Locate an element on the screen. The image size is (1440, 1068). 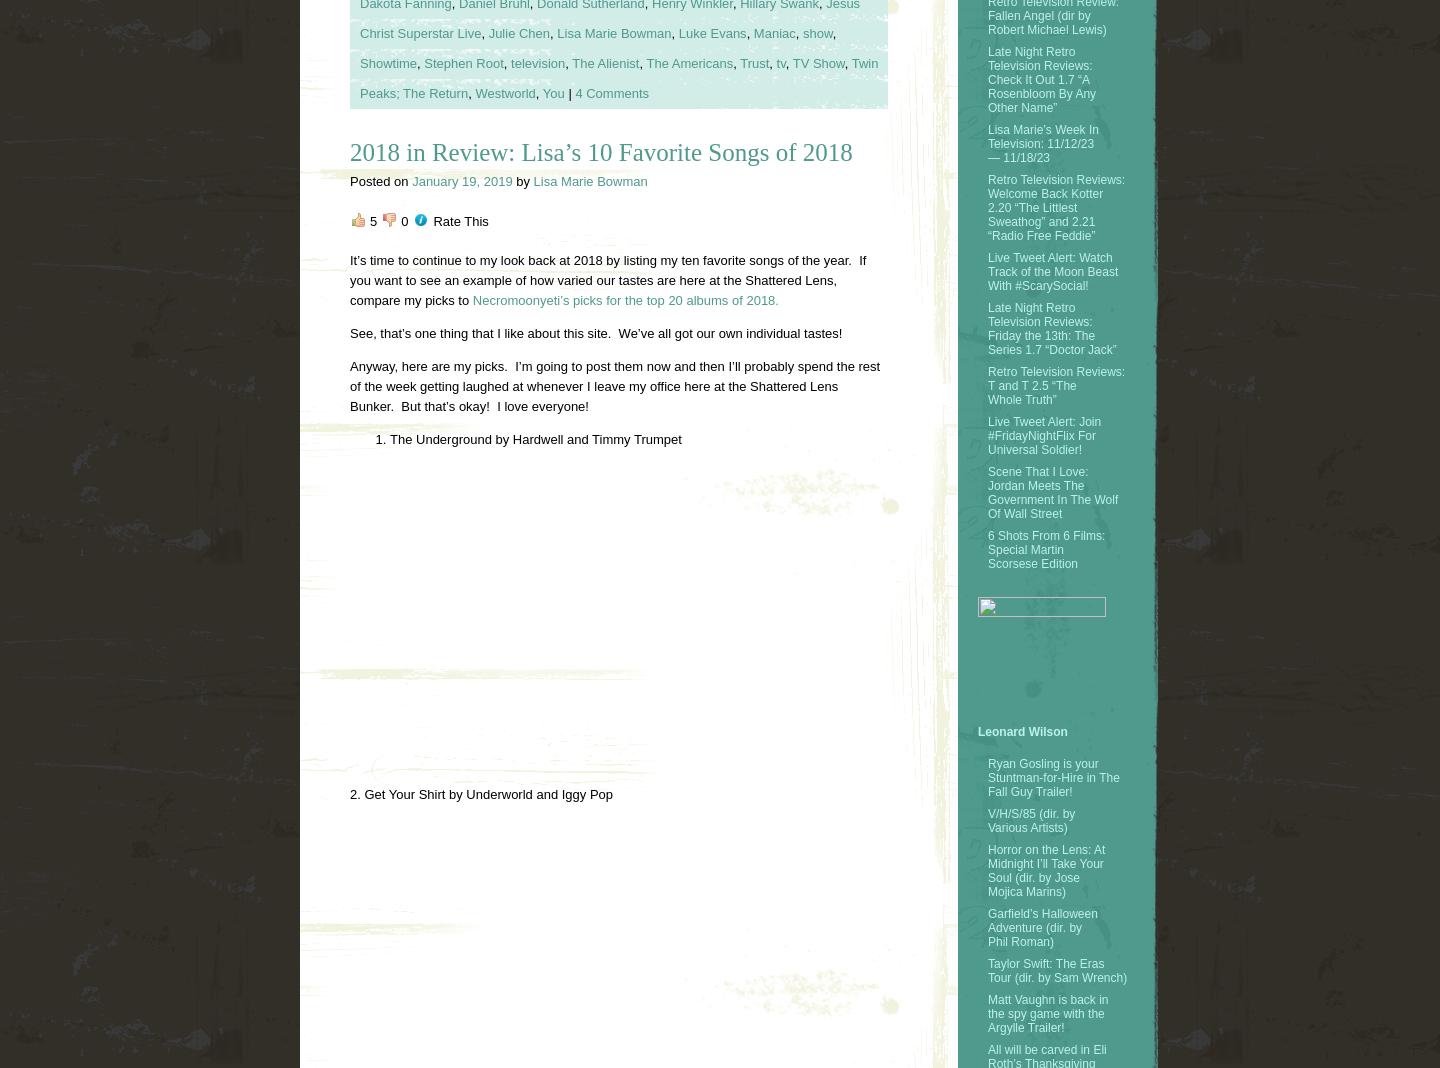
'Rate This' is located at coordinates (460, 221).